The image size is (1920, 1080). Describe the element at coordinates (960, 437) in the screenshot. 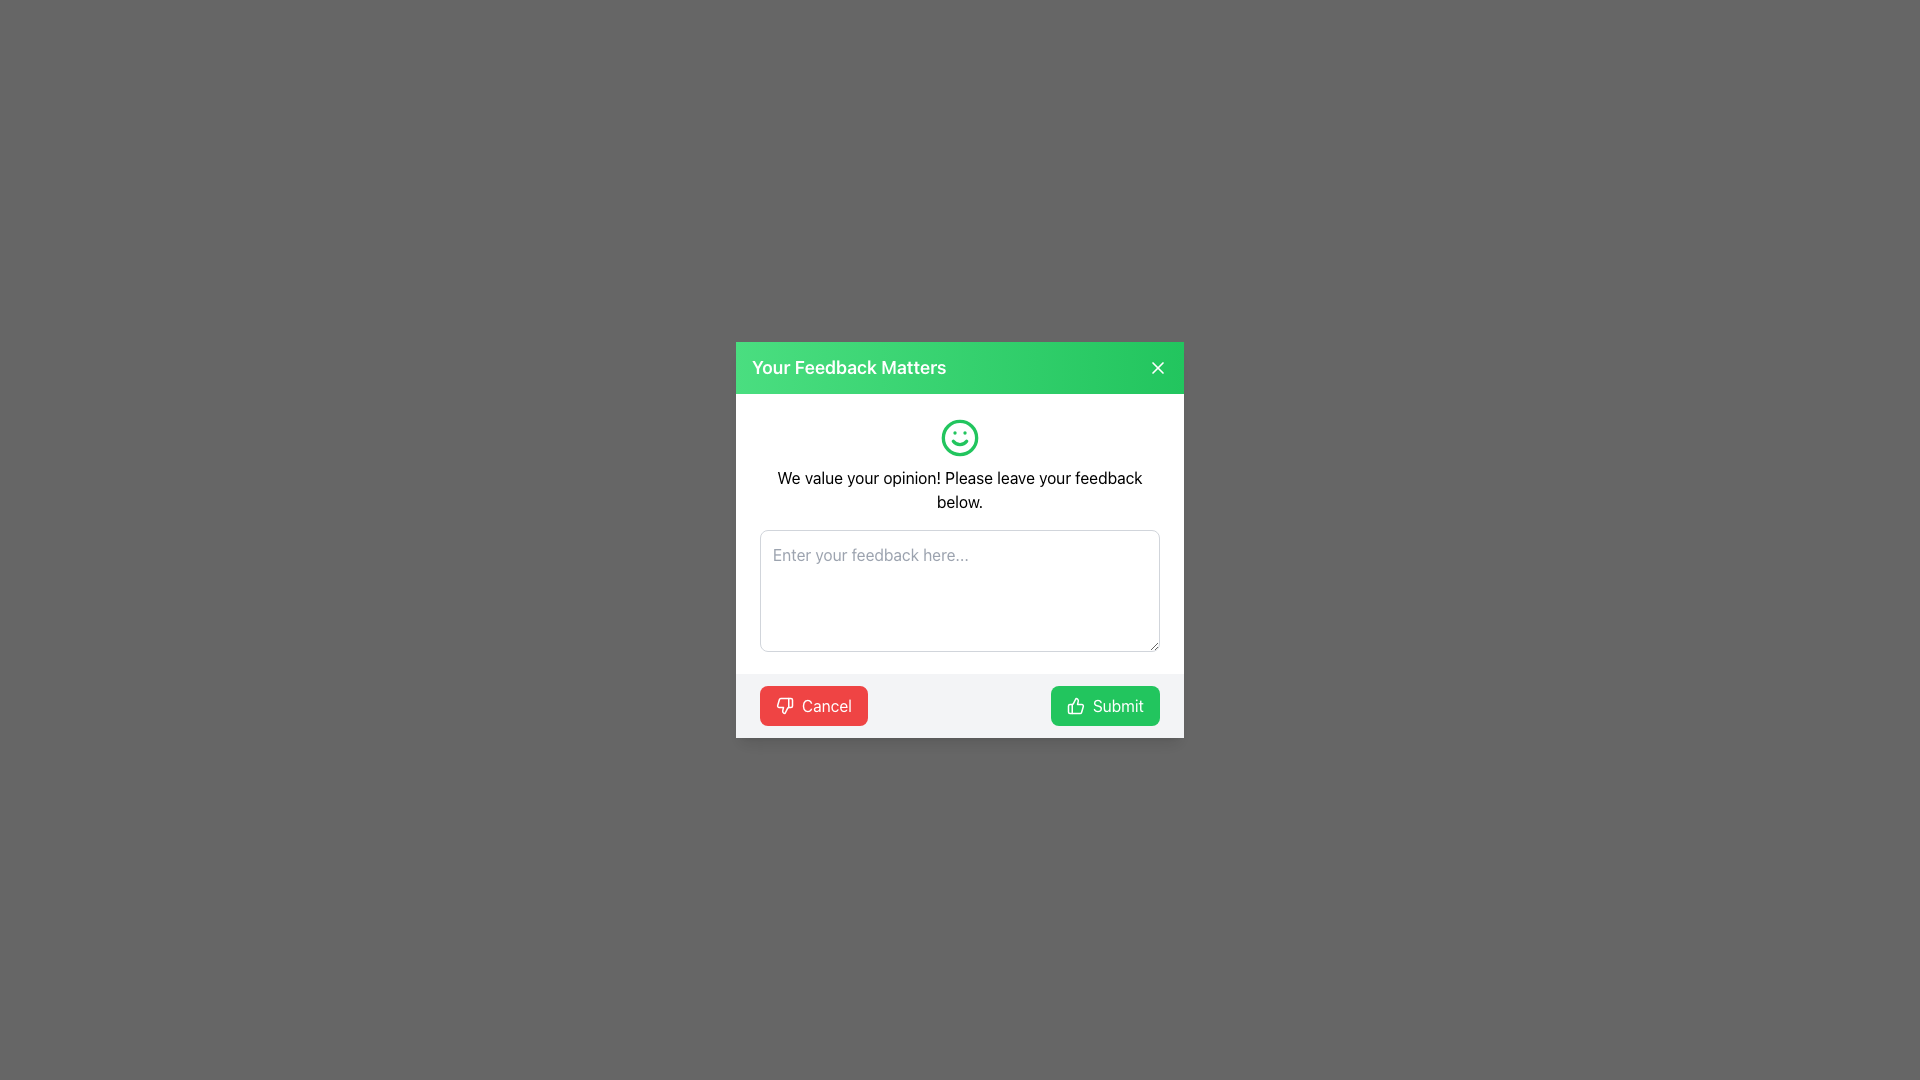

I see `the decorative icon representing positive sentiment located at the top-center of the feedback dialog box, above the text 'We value your opinion! Please leave your feedback below.'` at that location.